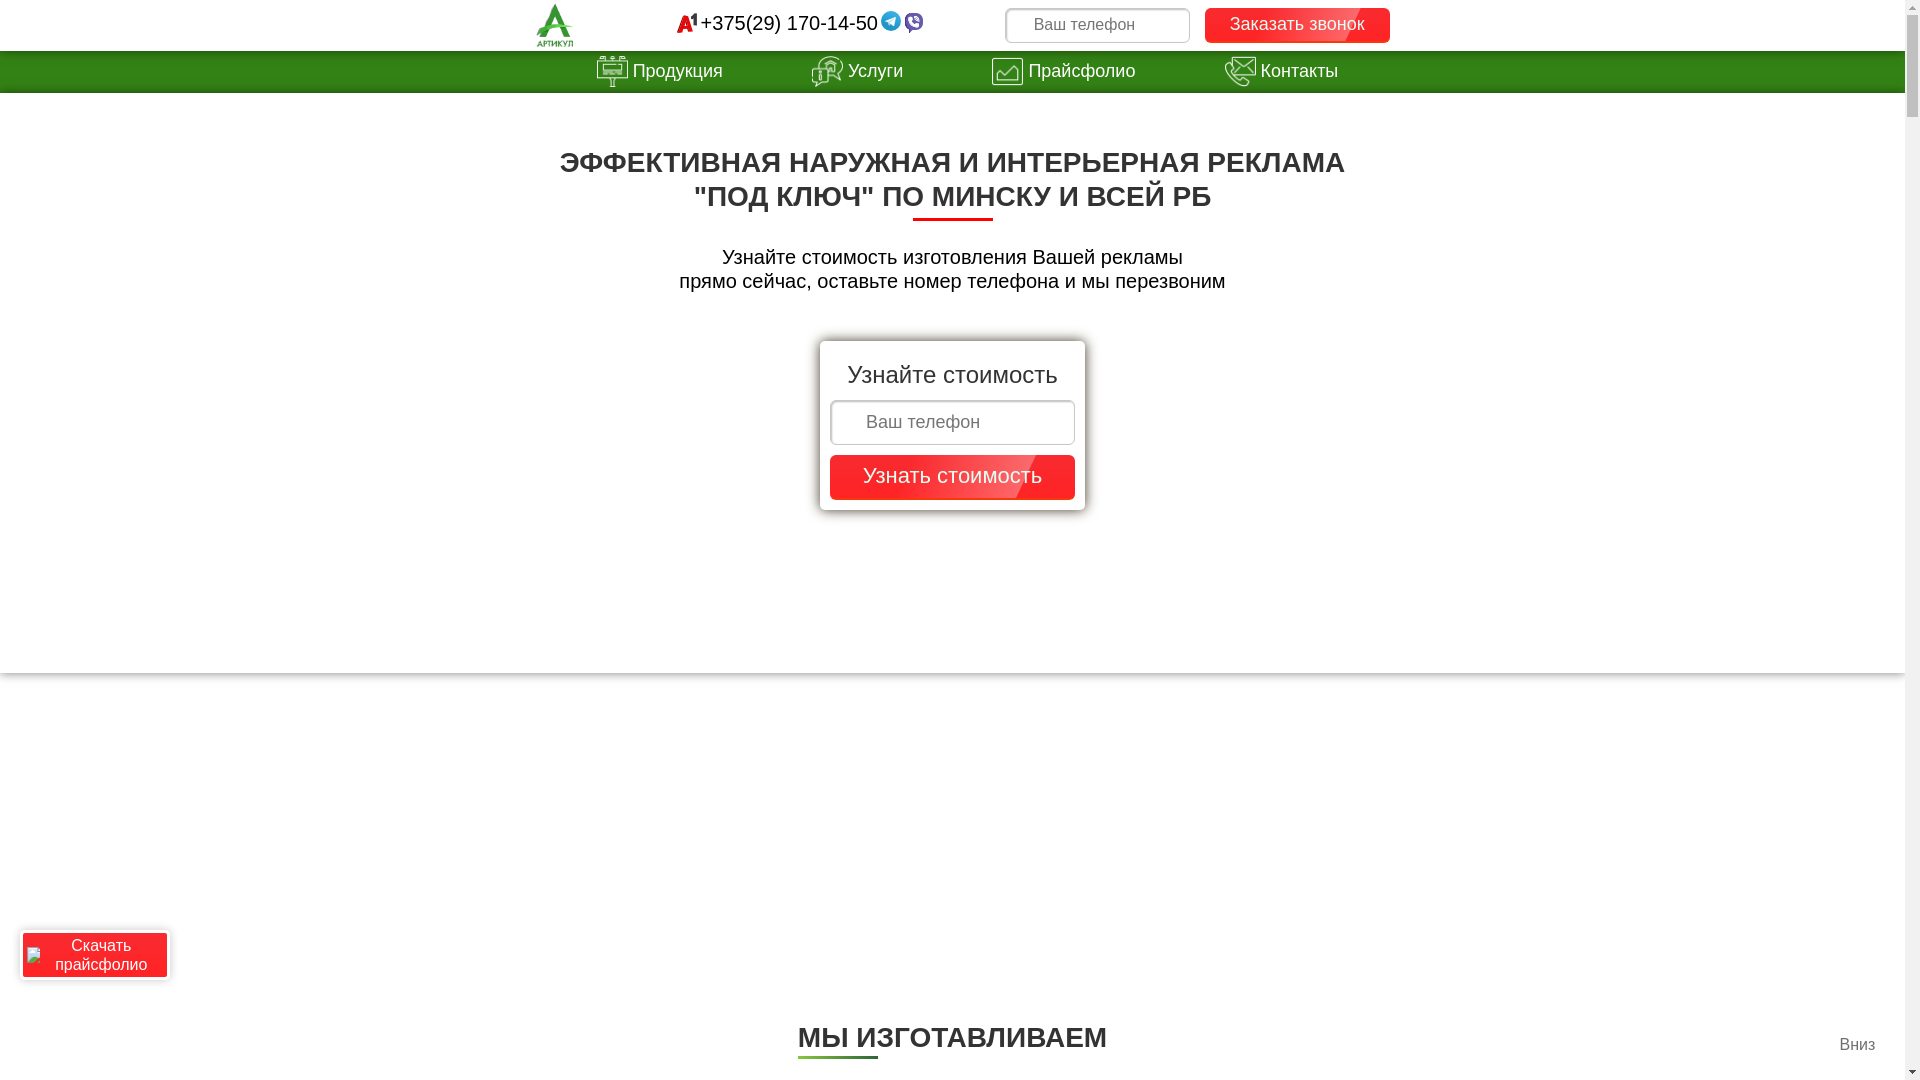 The width and height of the screenshot is (1920, 1080). I want to click on '+375(29) 170-14-50', so click(788, 23).